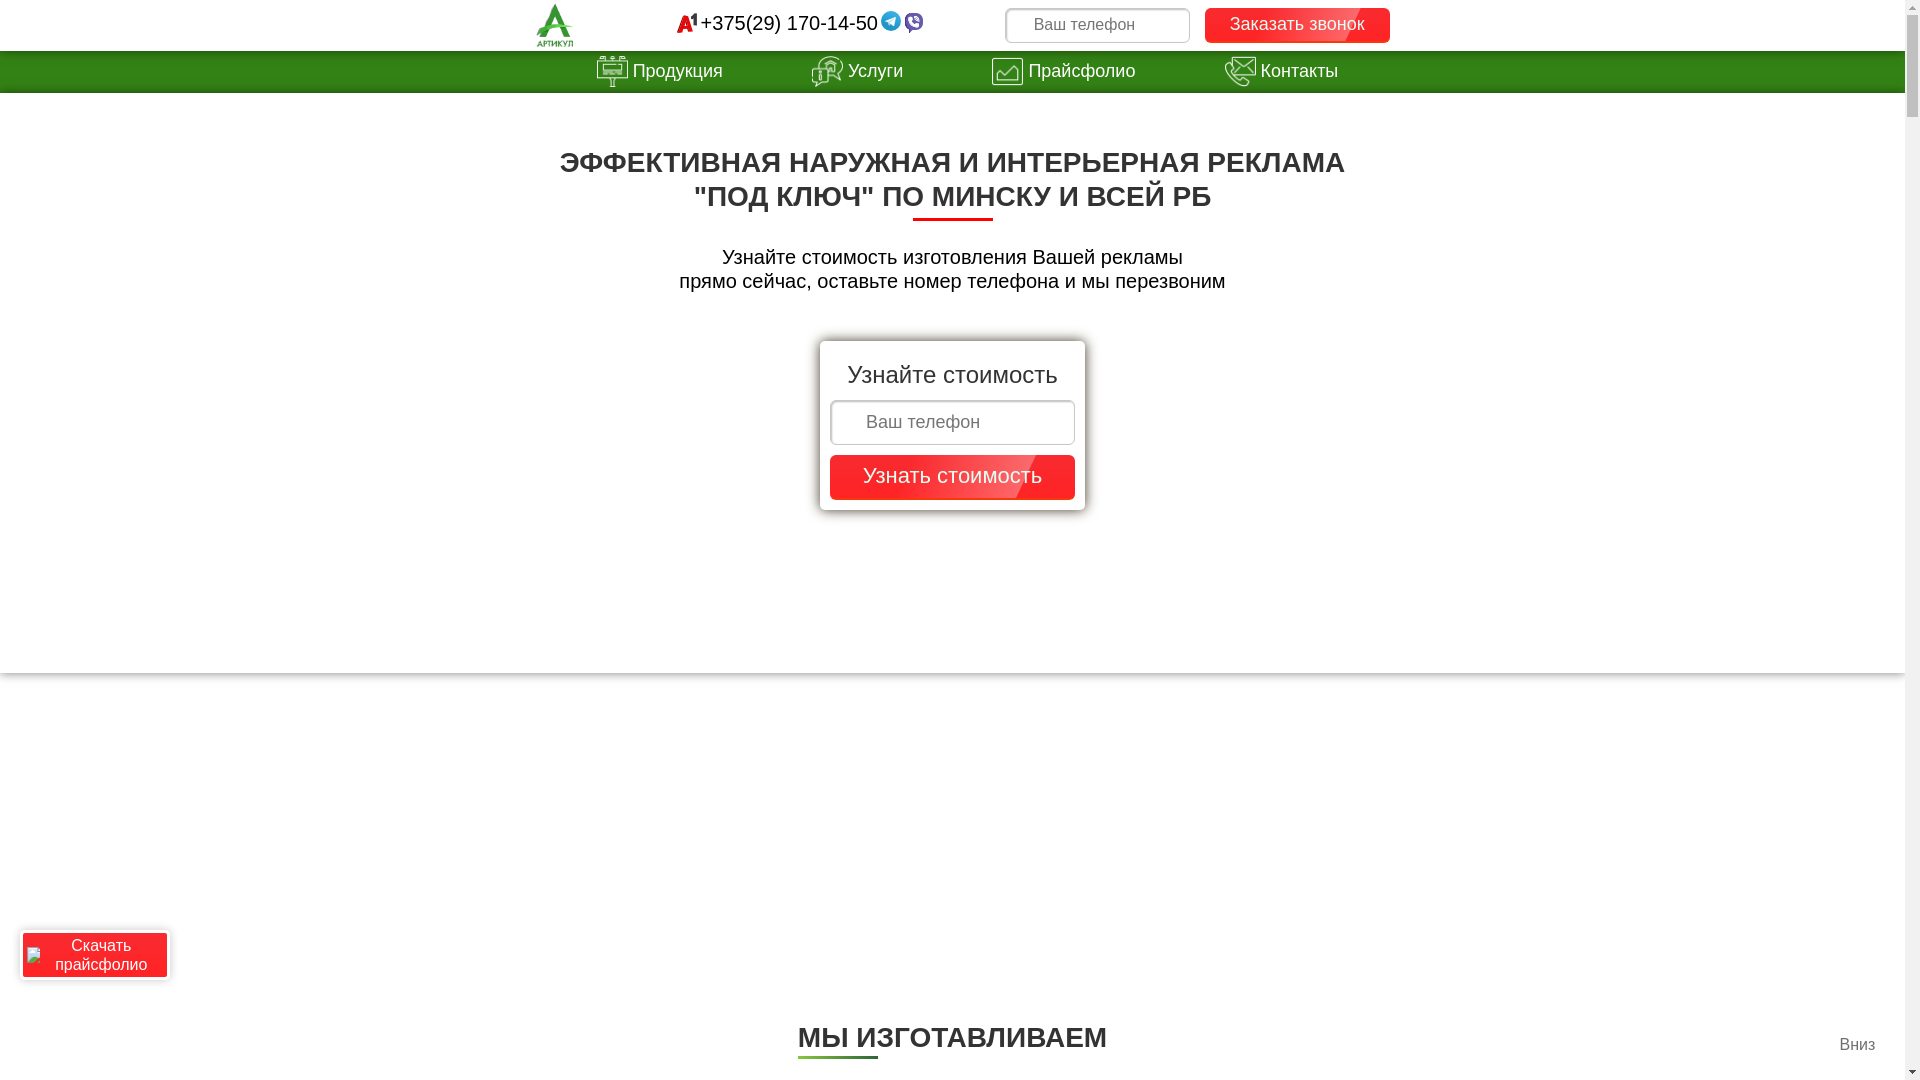 The width and height of the screenshot is (1920, 1080). I want to click on '+375(29) 170-14-50', so click(788, 23).